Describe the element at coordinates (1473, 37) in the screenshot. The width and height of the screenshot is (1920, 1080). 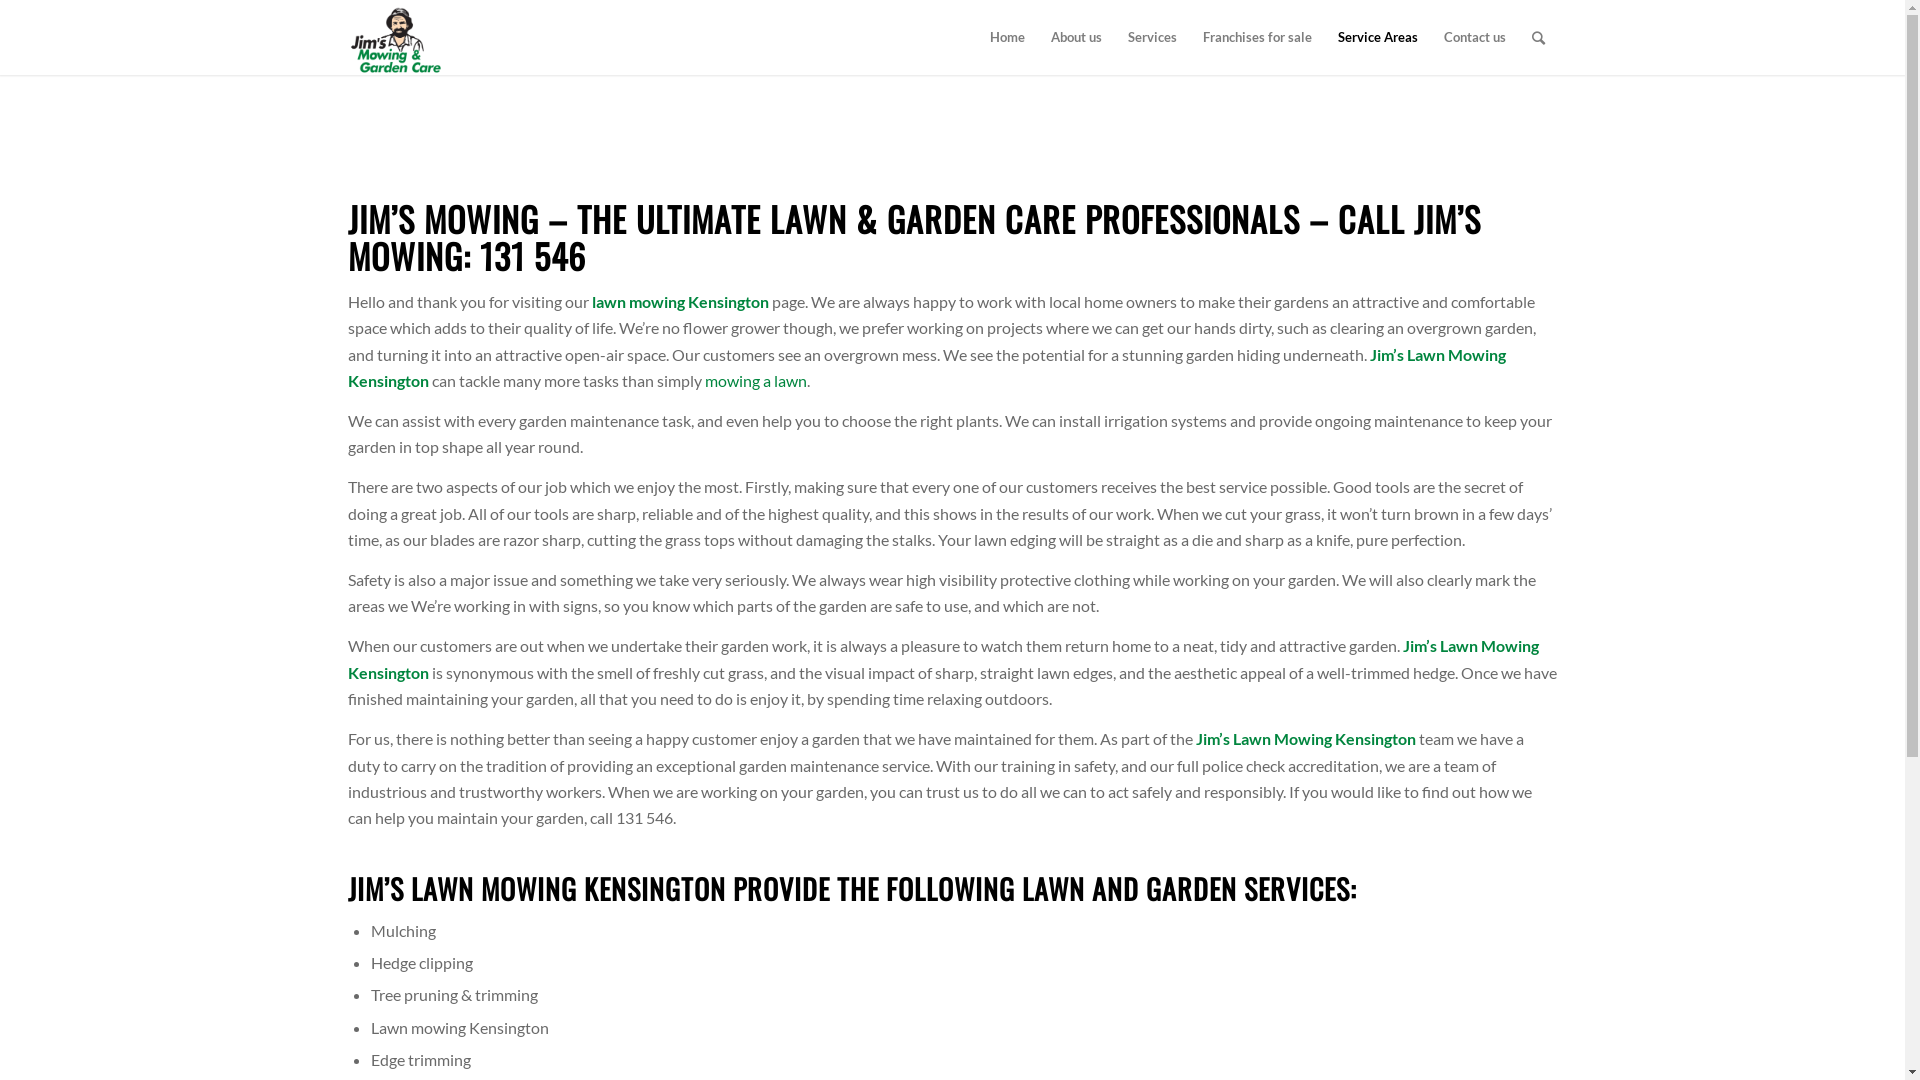
I see `'Contact us'` at that location.